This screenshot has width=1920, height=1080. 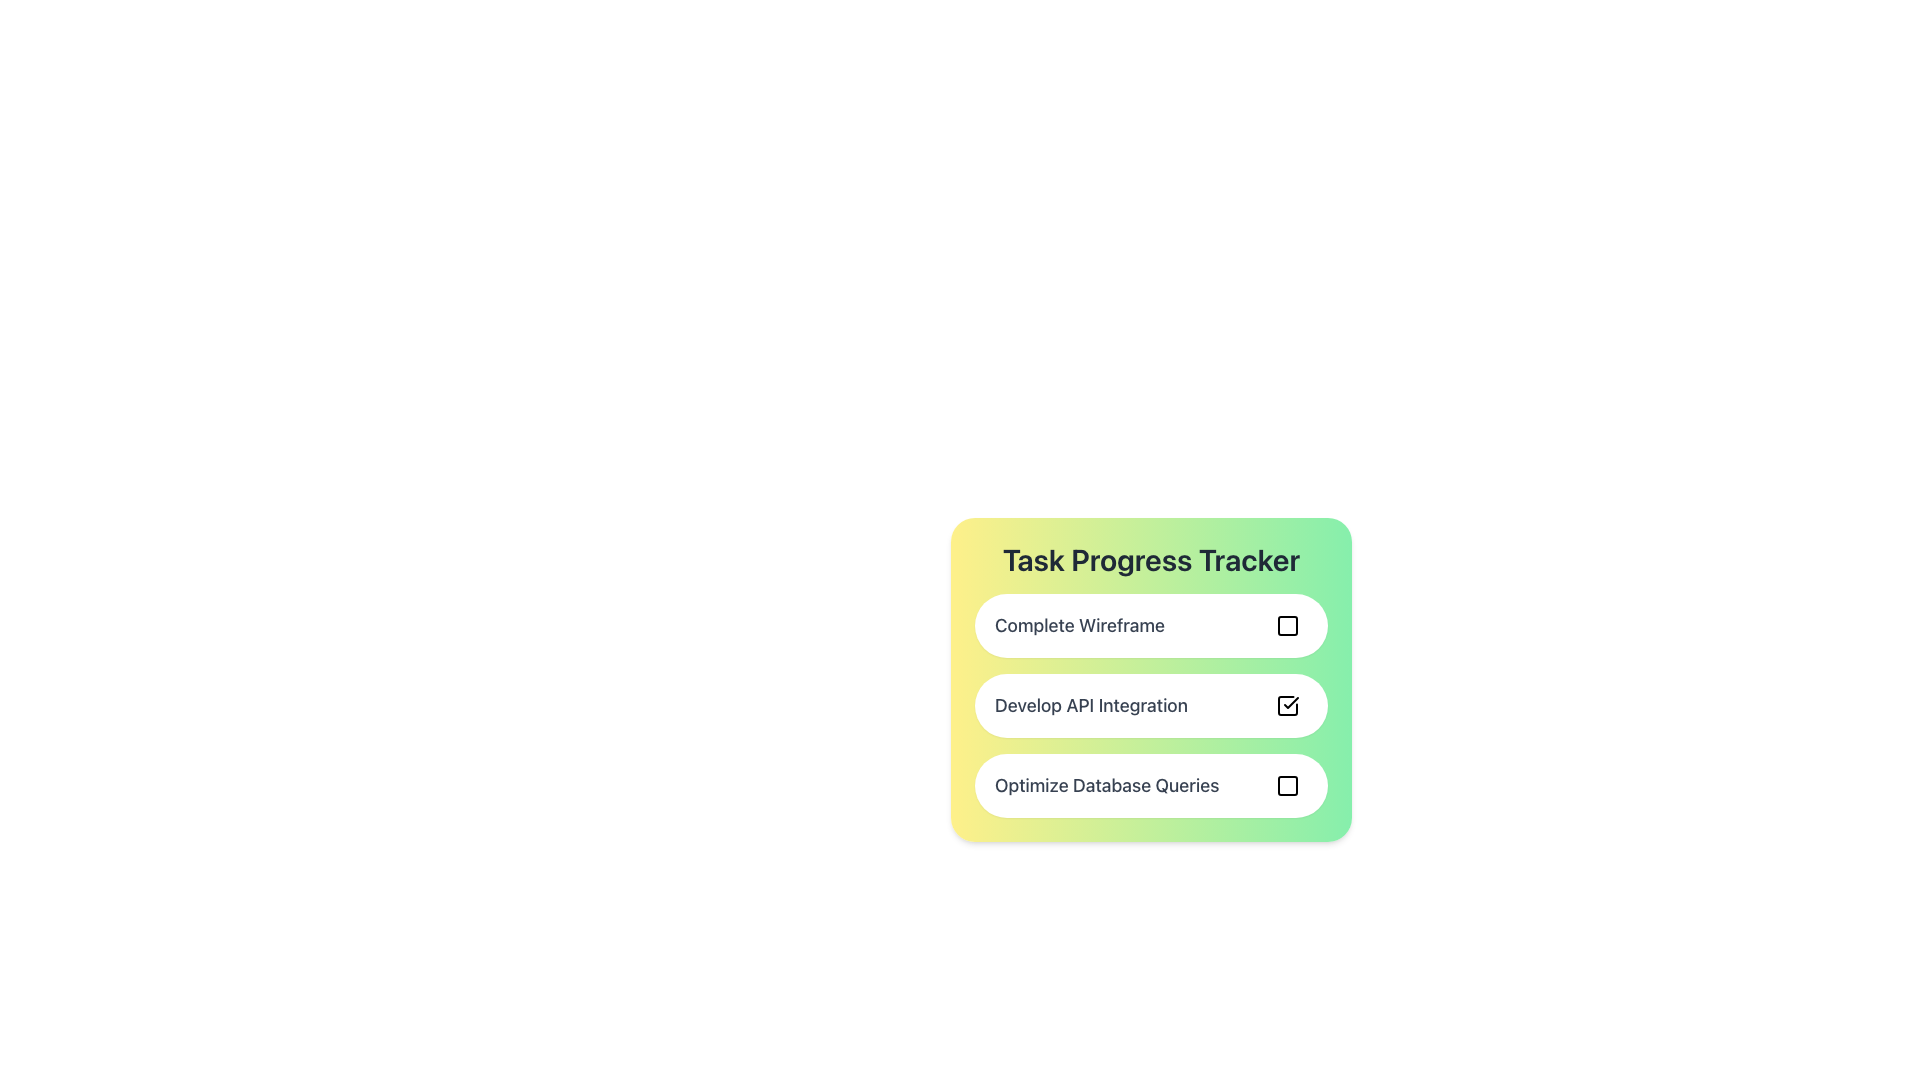 I want to click on the delete button associated with the task 'Optimize Database Queries' in the 'Task Progress Tracker', so click(x=1287, y=785).